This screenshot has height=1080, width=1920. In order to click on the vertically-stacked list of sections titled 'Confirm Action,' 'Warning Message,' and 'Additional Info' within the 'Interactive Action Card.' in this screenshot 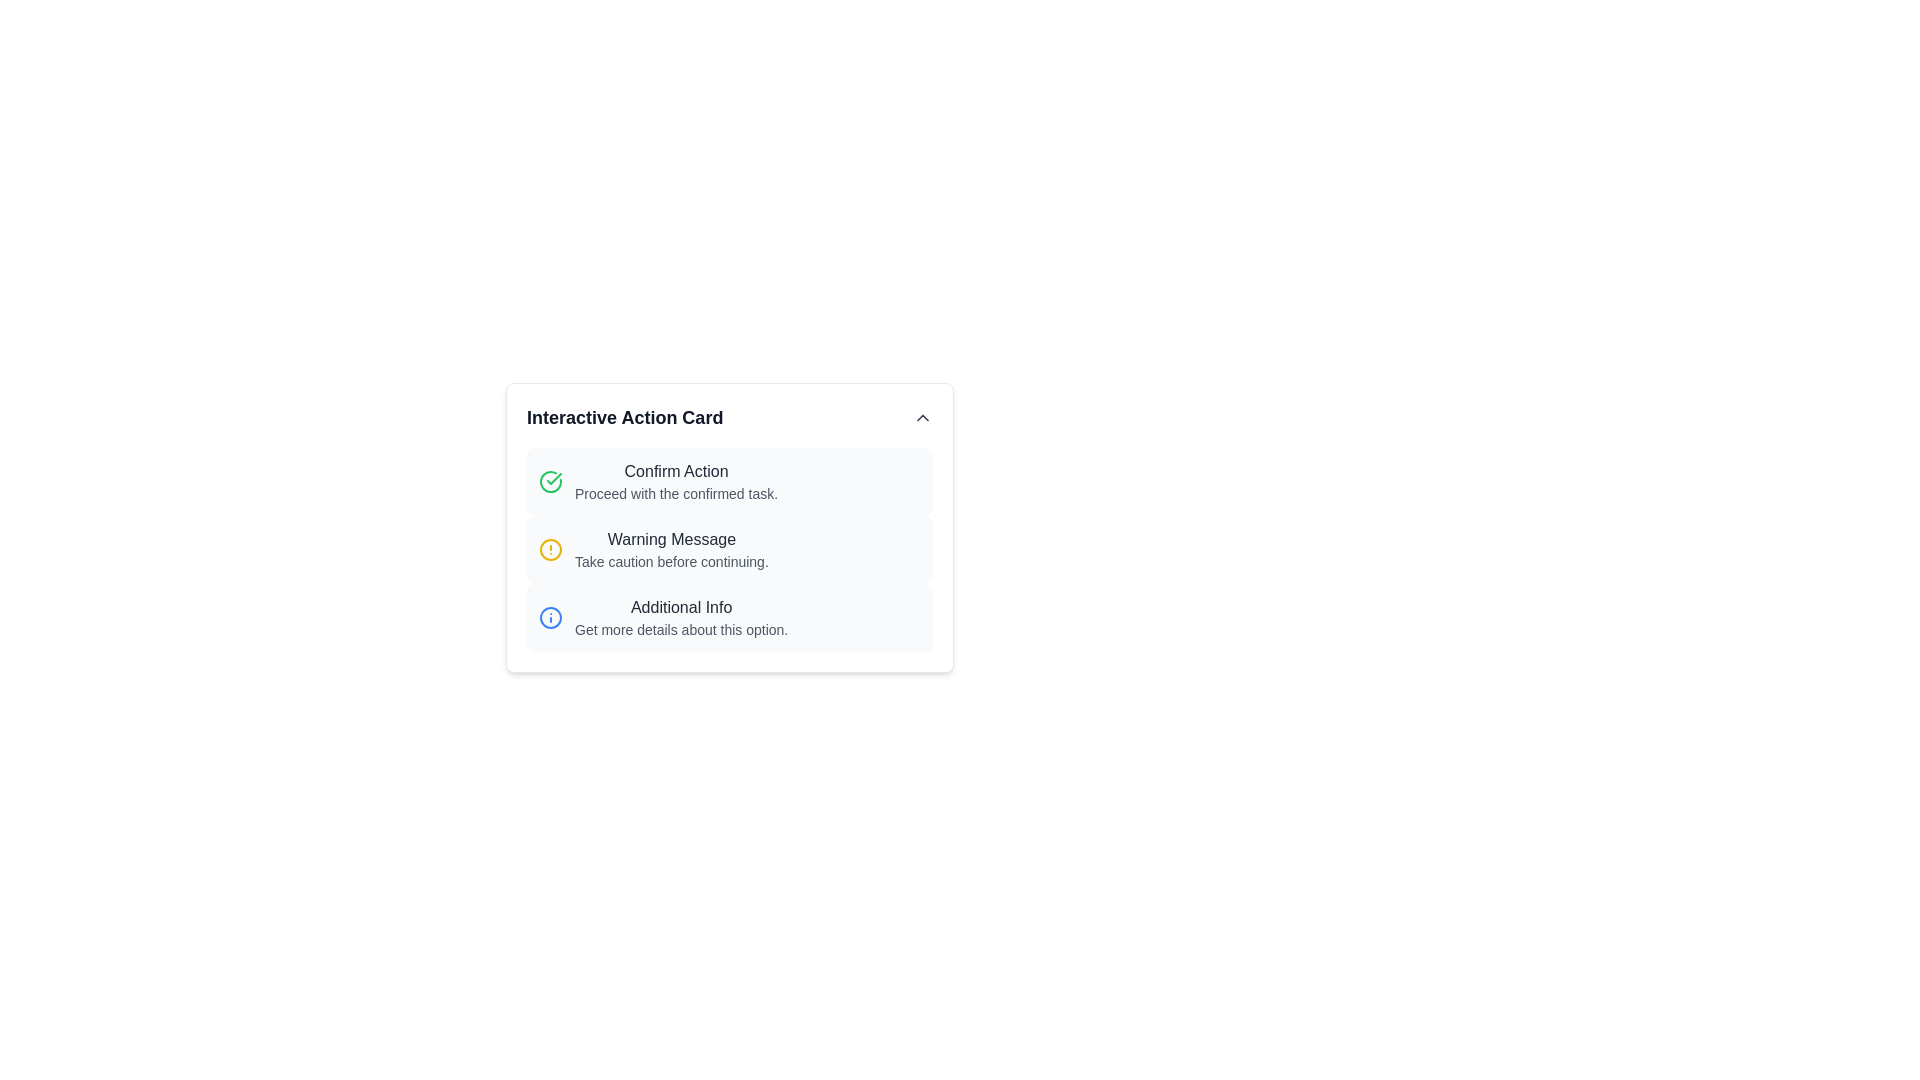, I will do `click(728, 550)`.